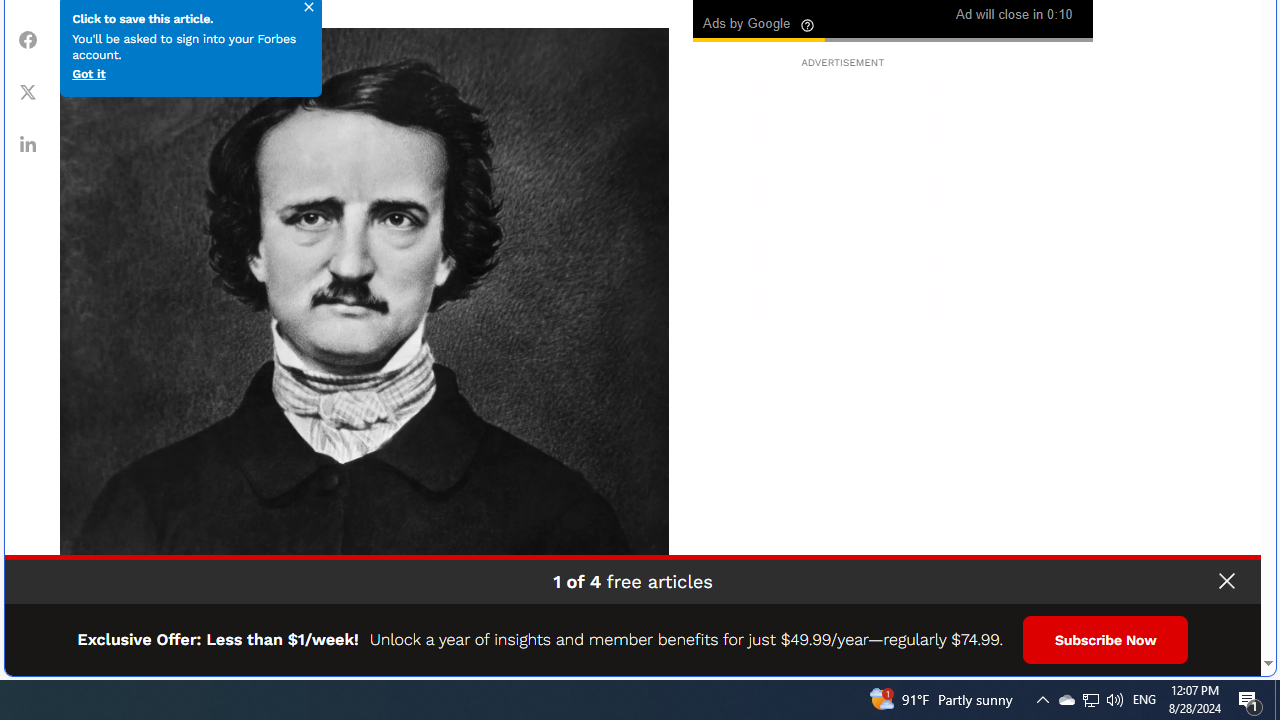  Describe the element at coordinates (28, 39) in the screenshot. I see `'Share Facebook'` at that location.